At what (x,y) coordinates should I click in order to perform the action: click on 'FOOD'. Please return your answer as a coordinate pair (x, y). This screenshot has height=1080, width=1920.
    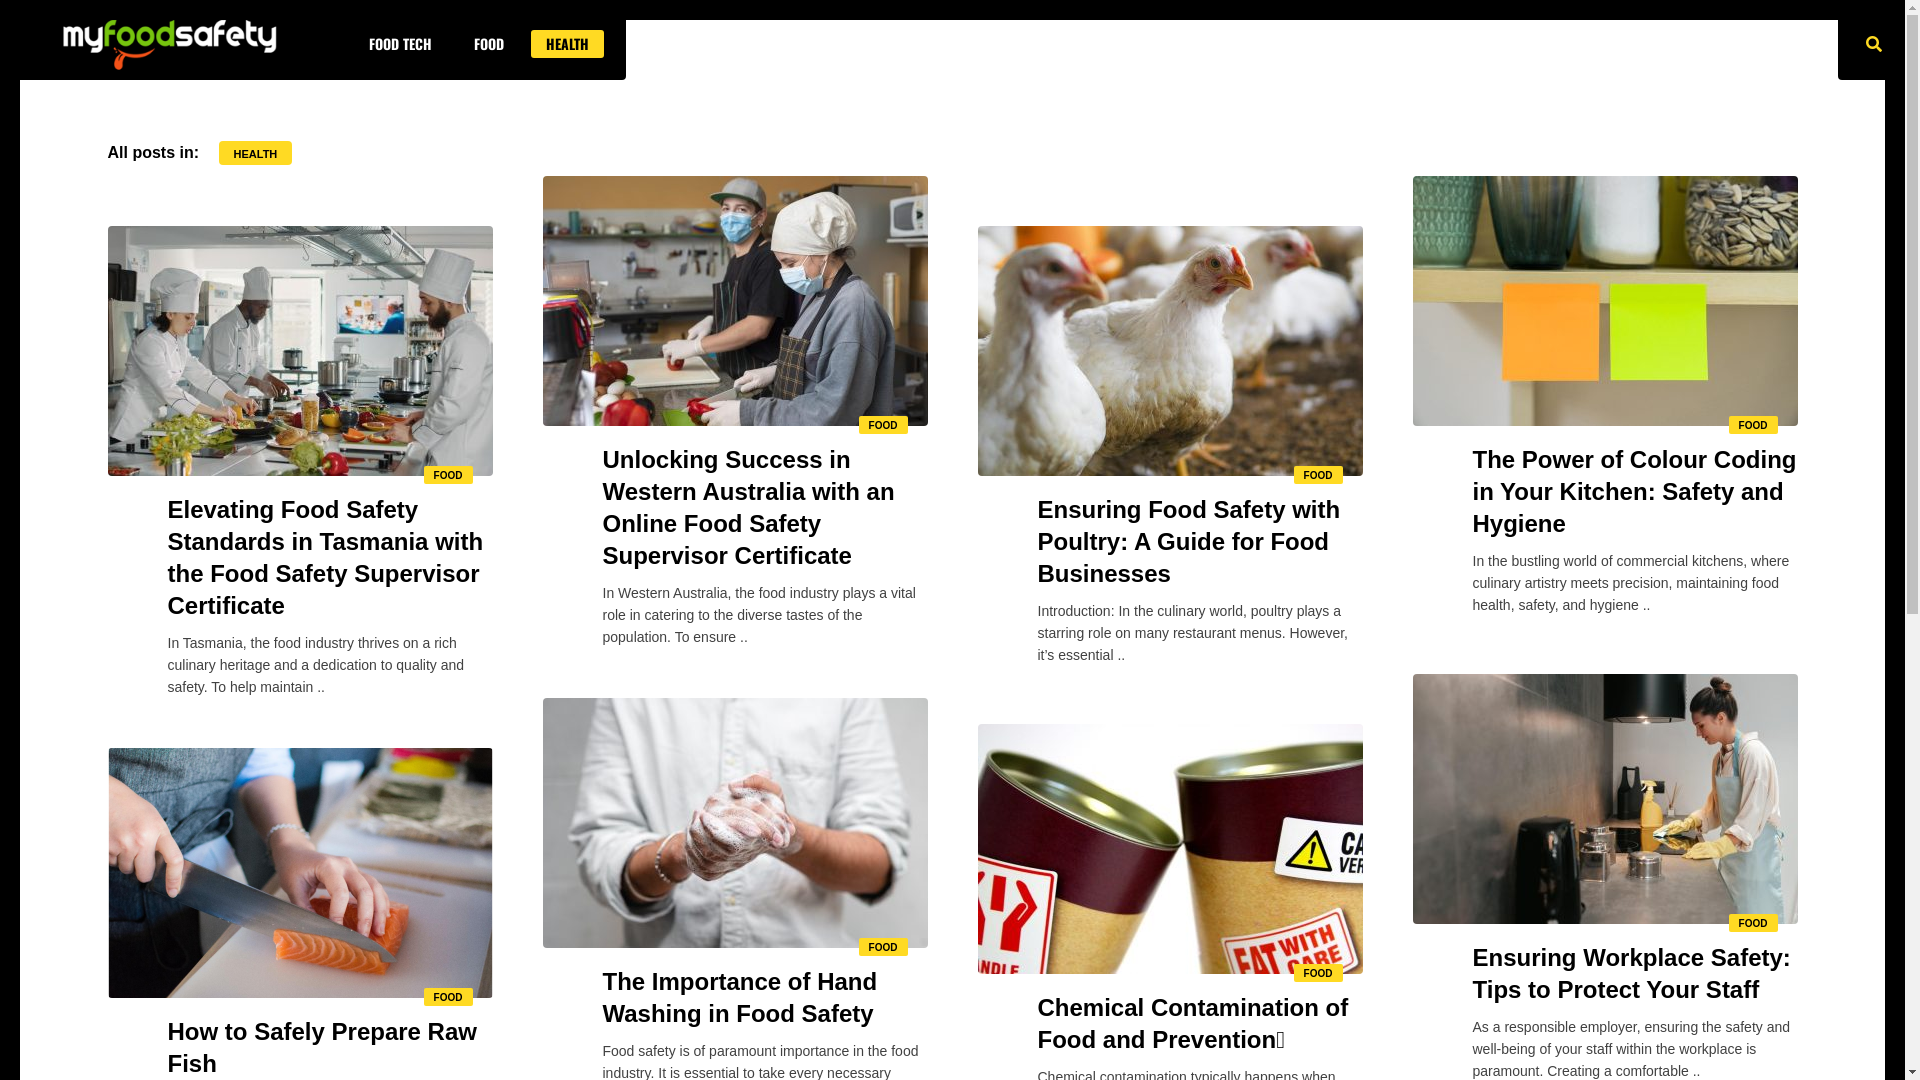
    Looking at the image, I should click on (489, 43).